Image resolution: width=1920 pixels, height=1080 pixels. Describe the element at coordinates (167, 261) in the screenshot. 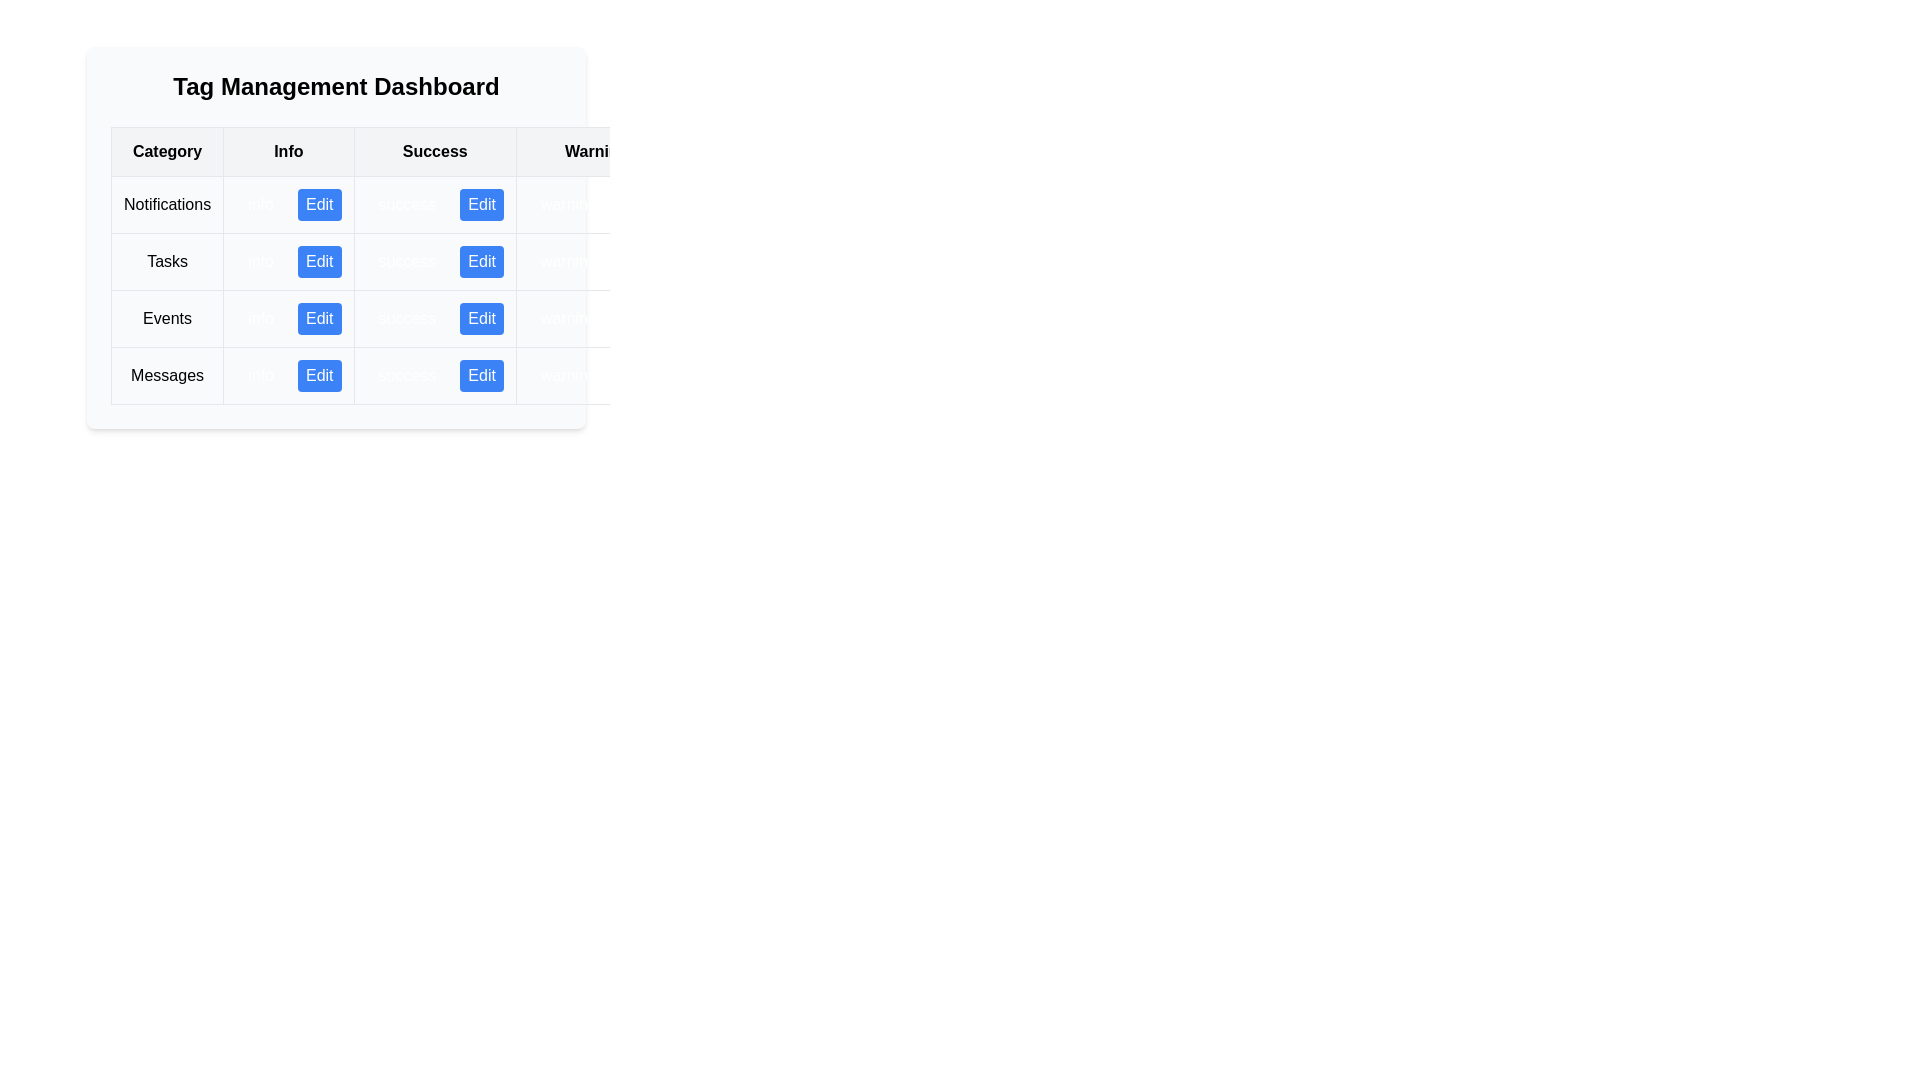

I see `the text label that displays 'Tasks', which is styled with a medium font weight and a gray background, located in the second row of the first column of a table structure` at that location.